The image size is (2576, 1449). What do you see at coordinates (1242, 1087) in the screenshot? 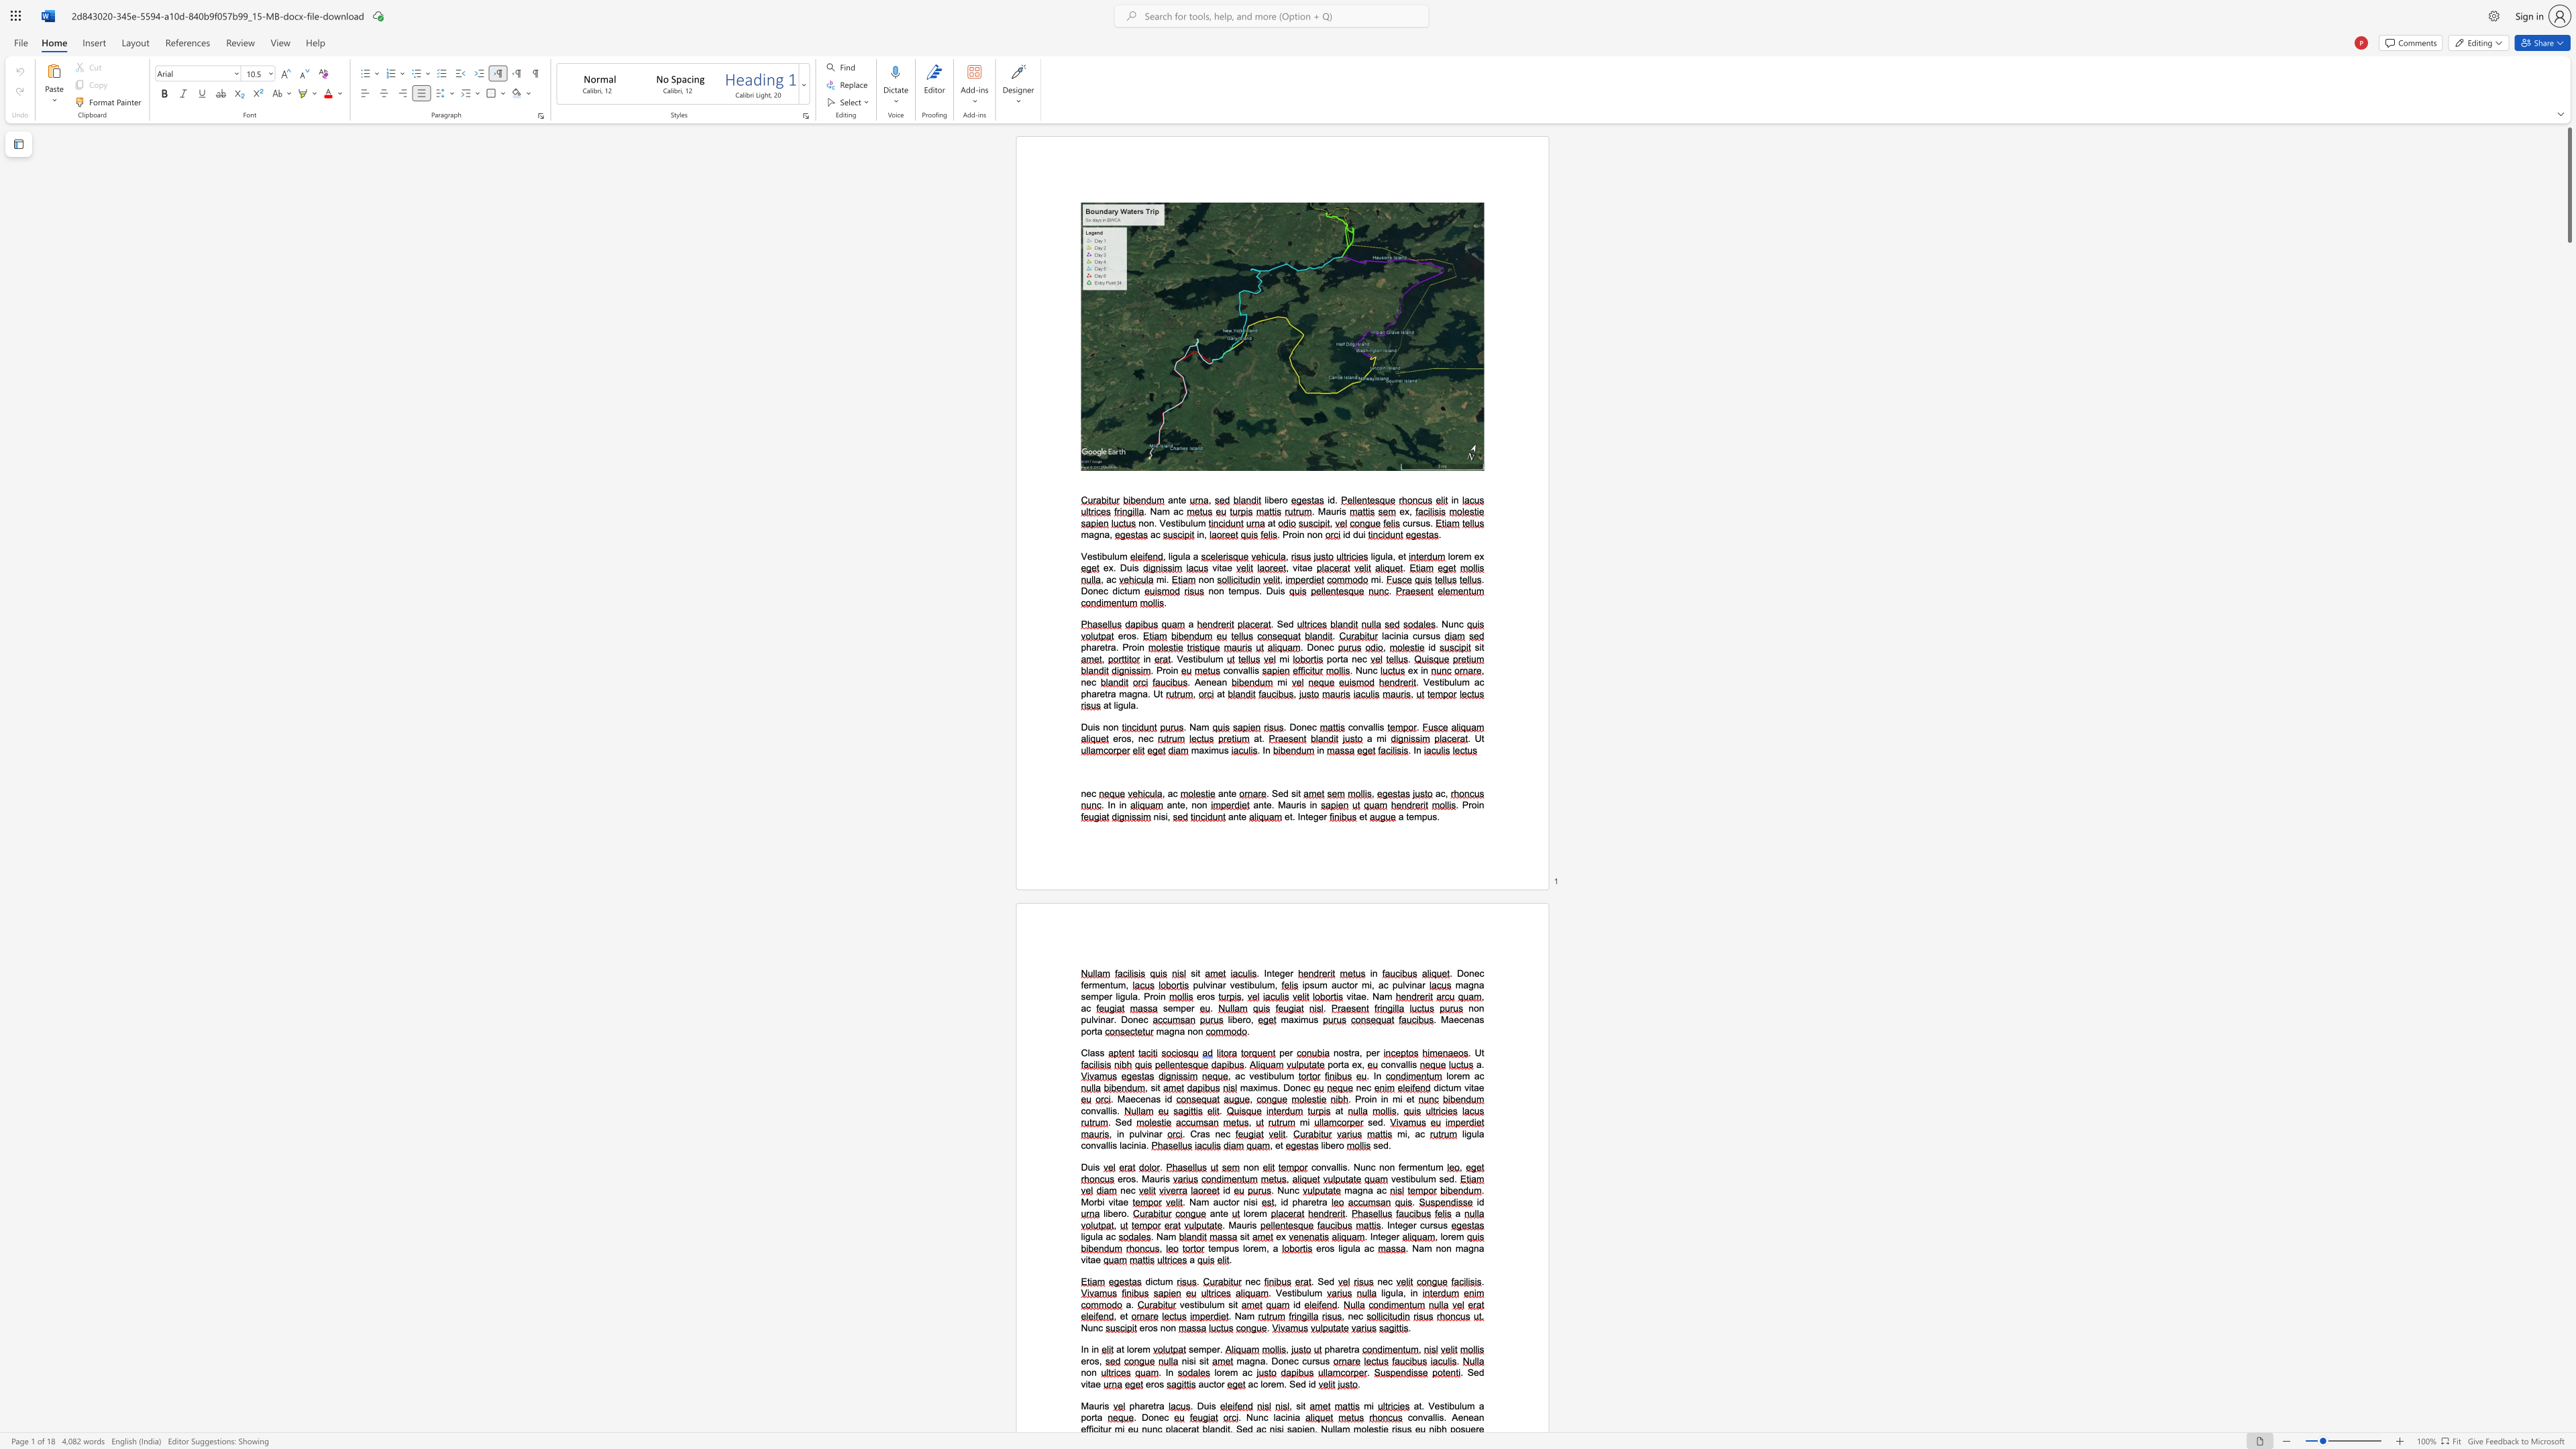
I see `the 1th character "m" in the text` at bounding box center [1242, 1087].